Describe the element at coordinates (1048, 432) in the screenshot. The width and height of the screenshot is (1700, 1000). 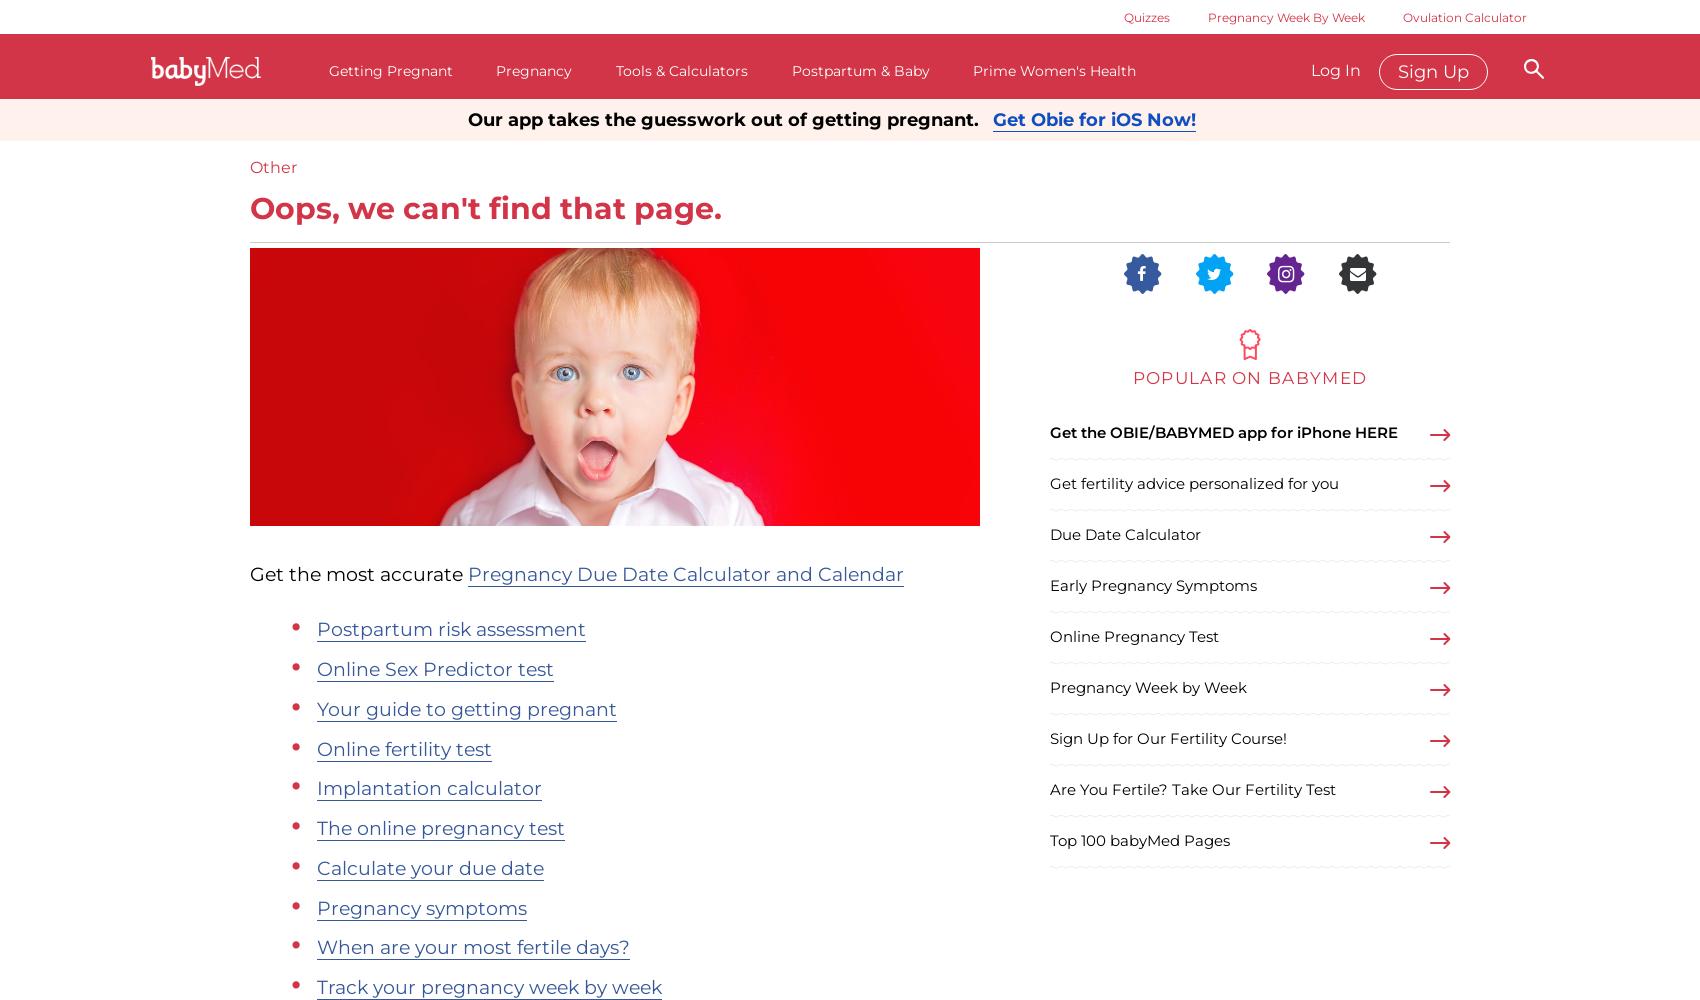
I see `'Get the OBIE/BABYMED app for iPhone HERE'` at that location.